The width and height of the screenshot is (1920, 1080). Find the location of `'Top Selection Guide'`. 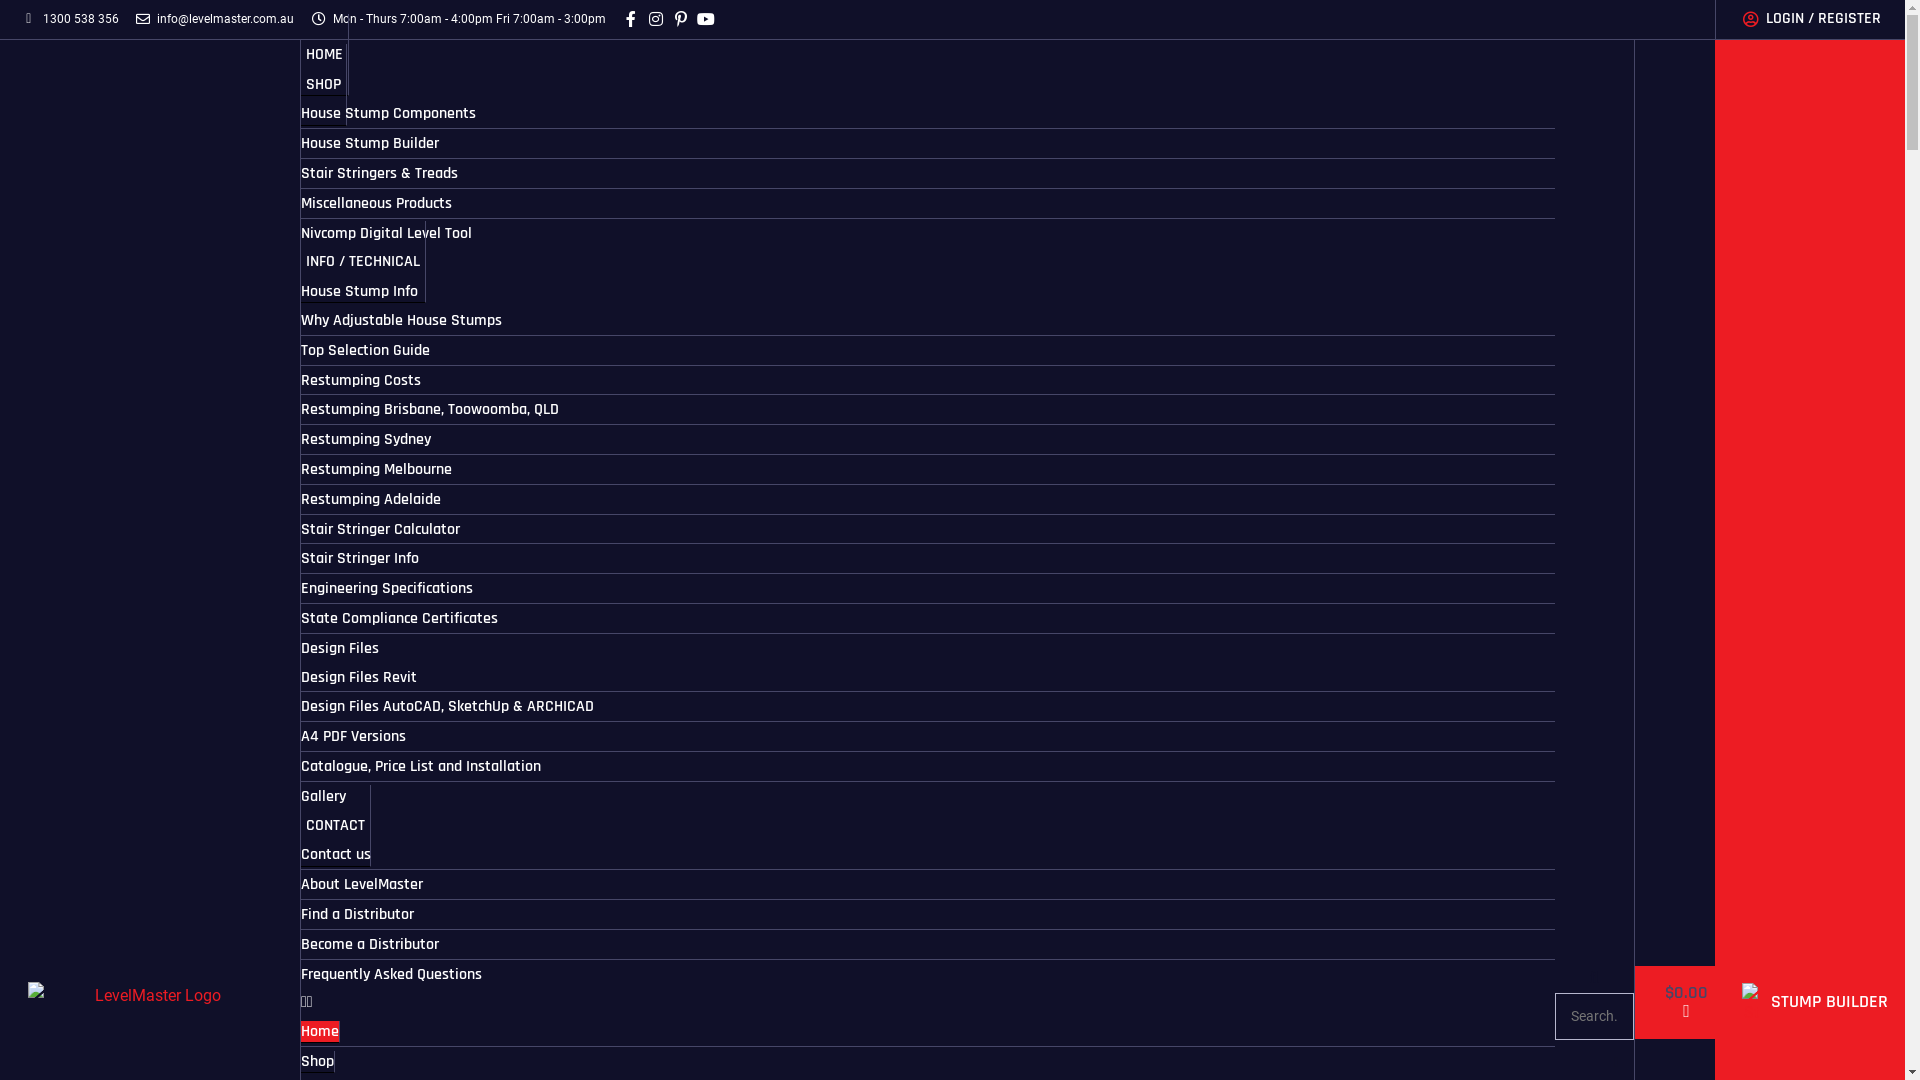

'Top Selection Guide' is located at coordinates (300, 349).